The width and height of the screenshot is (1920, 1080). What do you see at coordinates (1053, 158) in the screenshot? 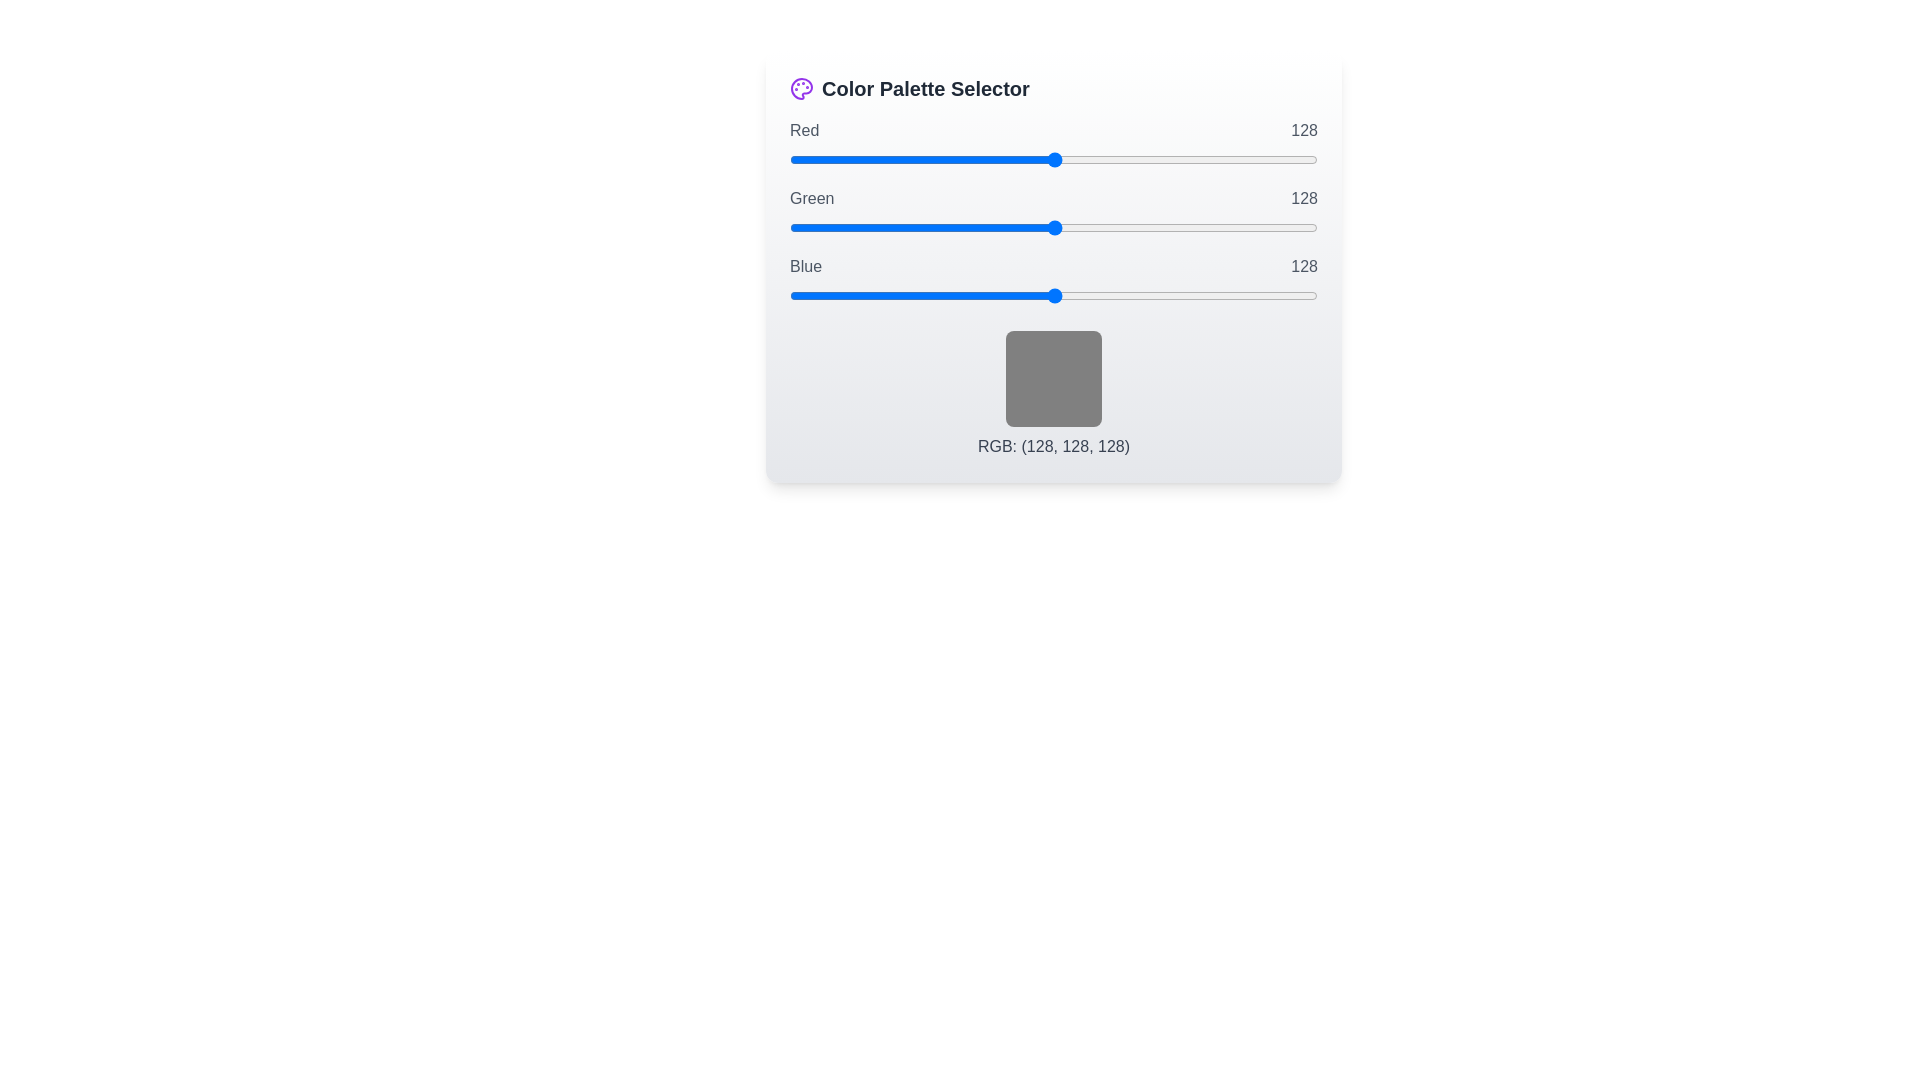
I see `the 0 slider to 76 to observe the color preview box update` at bounding box center [1053, 158].